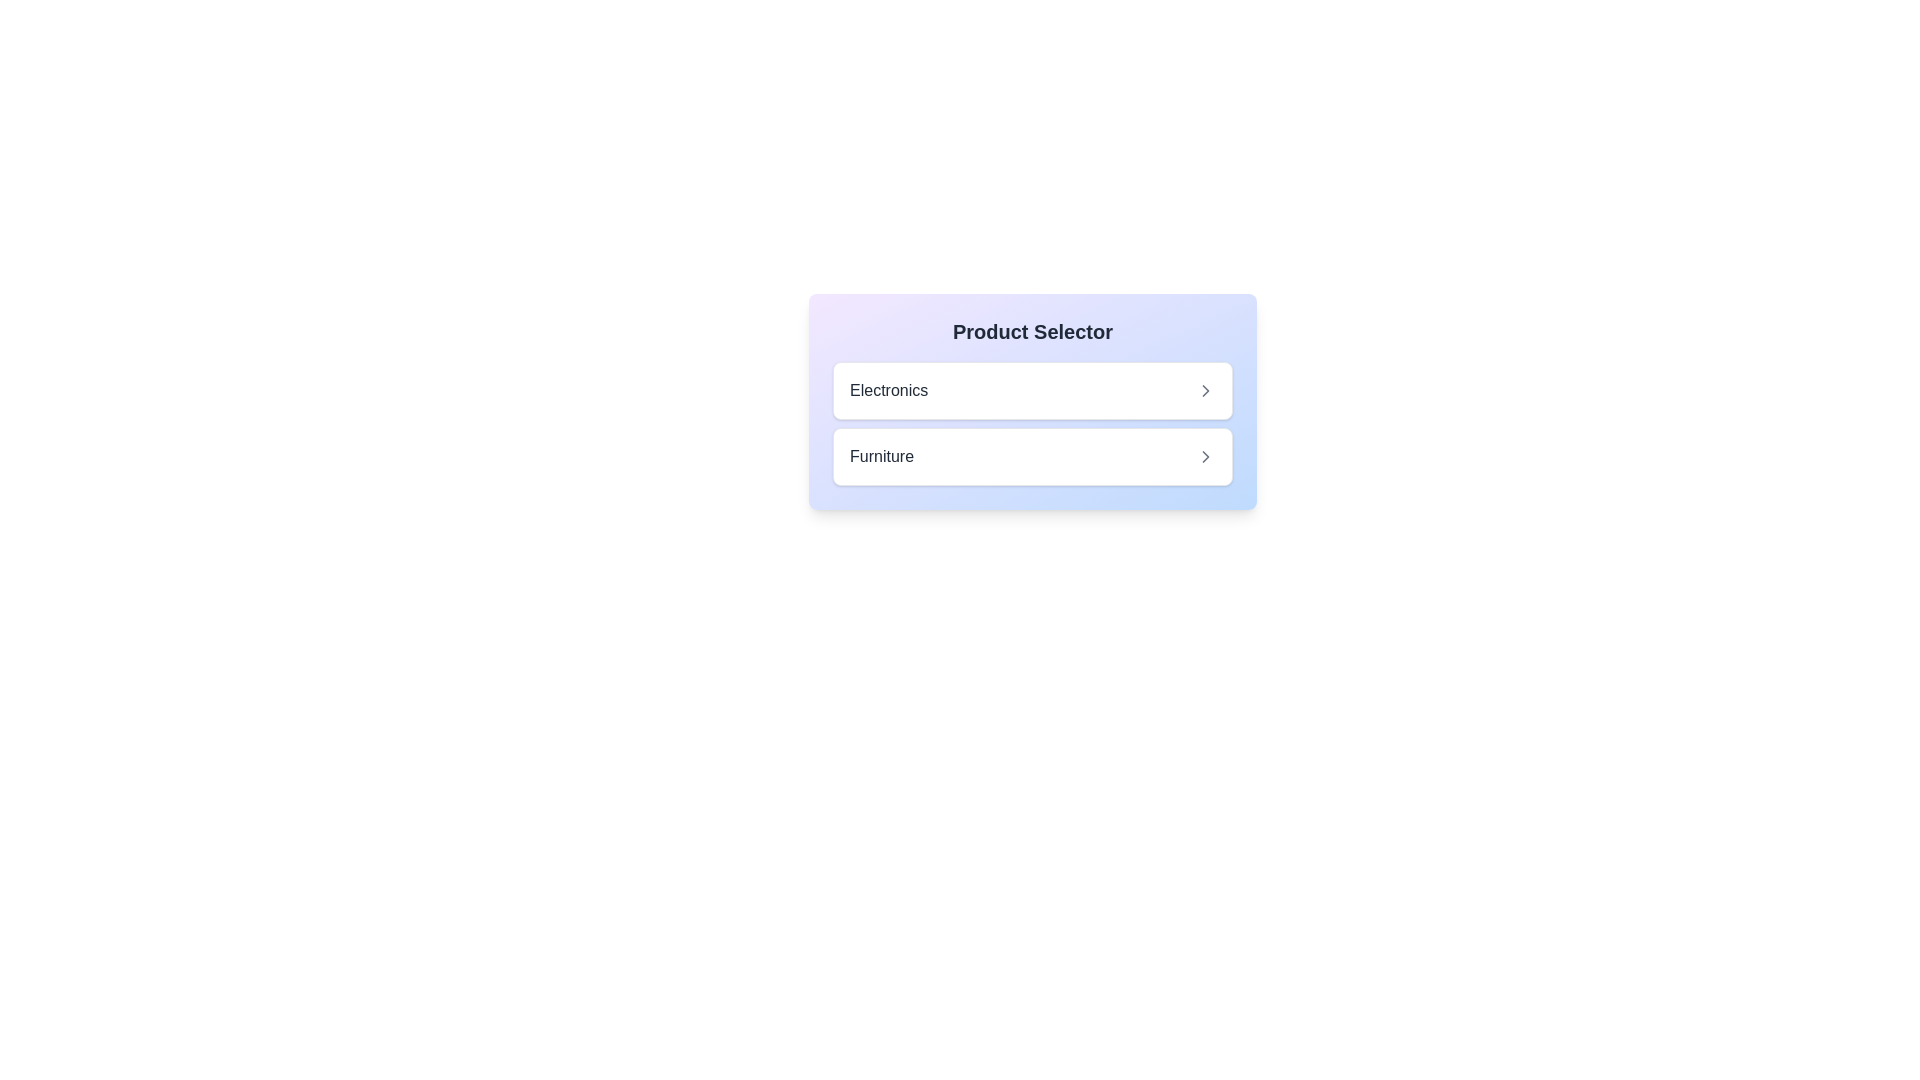 The image size is (1920, 1080). What do you see at coordinates (881, 456) in the screenshot?
I see `the 'Furniture' category label in the 'Product Selector' interface` at bounding box center [881, 456].